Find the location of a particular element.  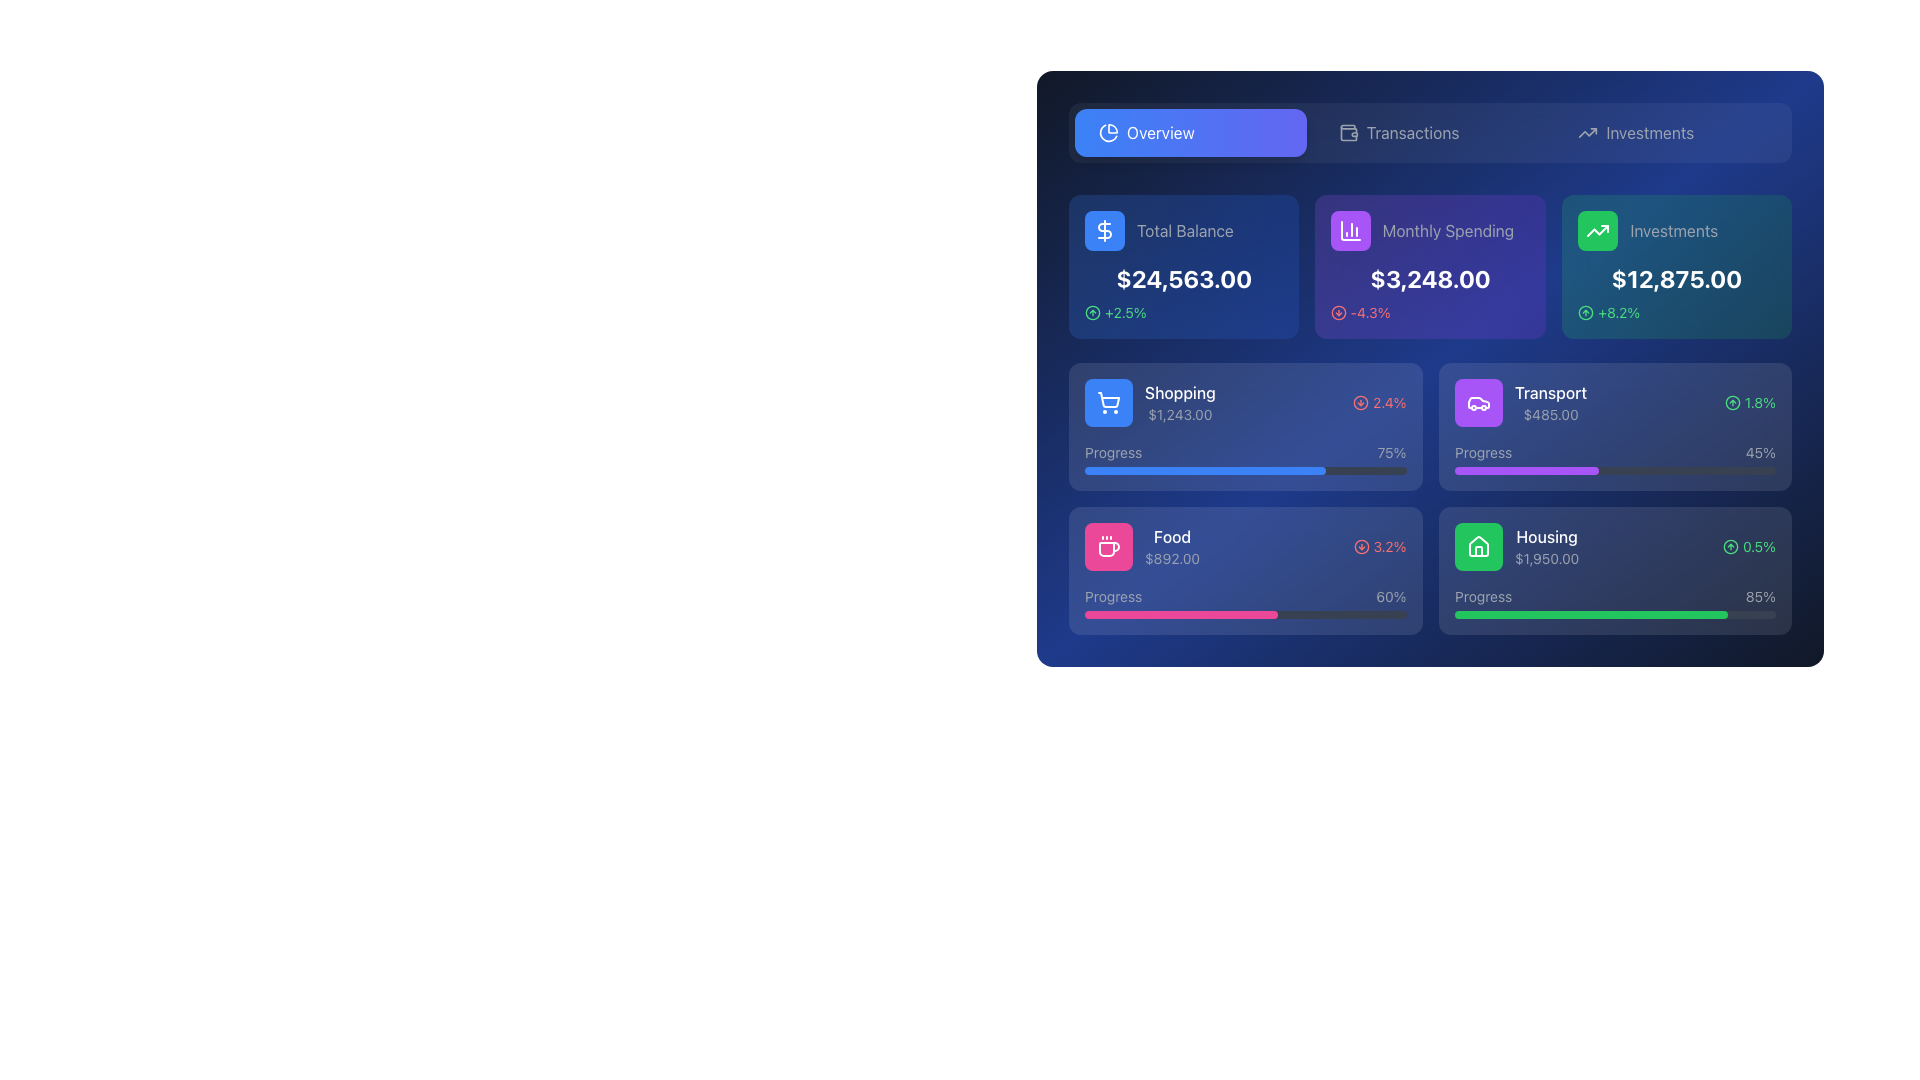

the 'Monthly Spending' text label, which is styled in gray and located within a card layout with a purple background, positioned below a chart icon and to the left of monetary value and percentage statistics is located at coordinates (1449, 230).